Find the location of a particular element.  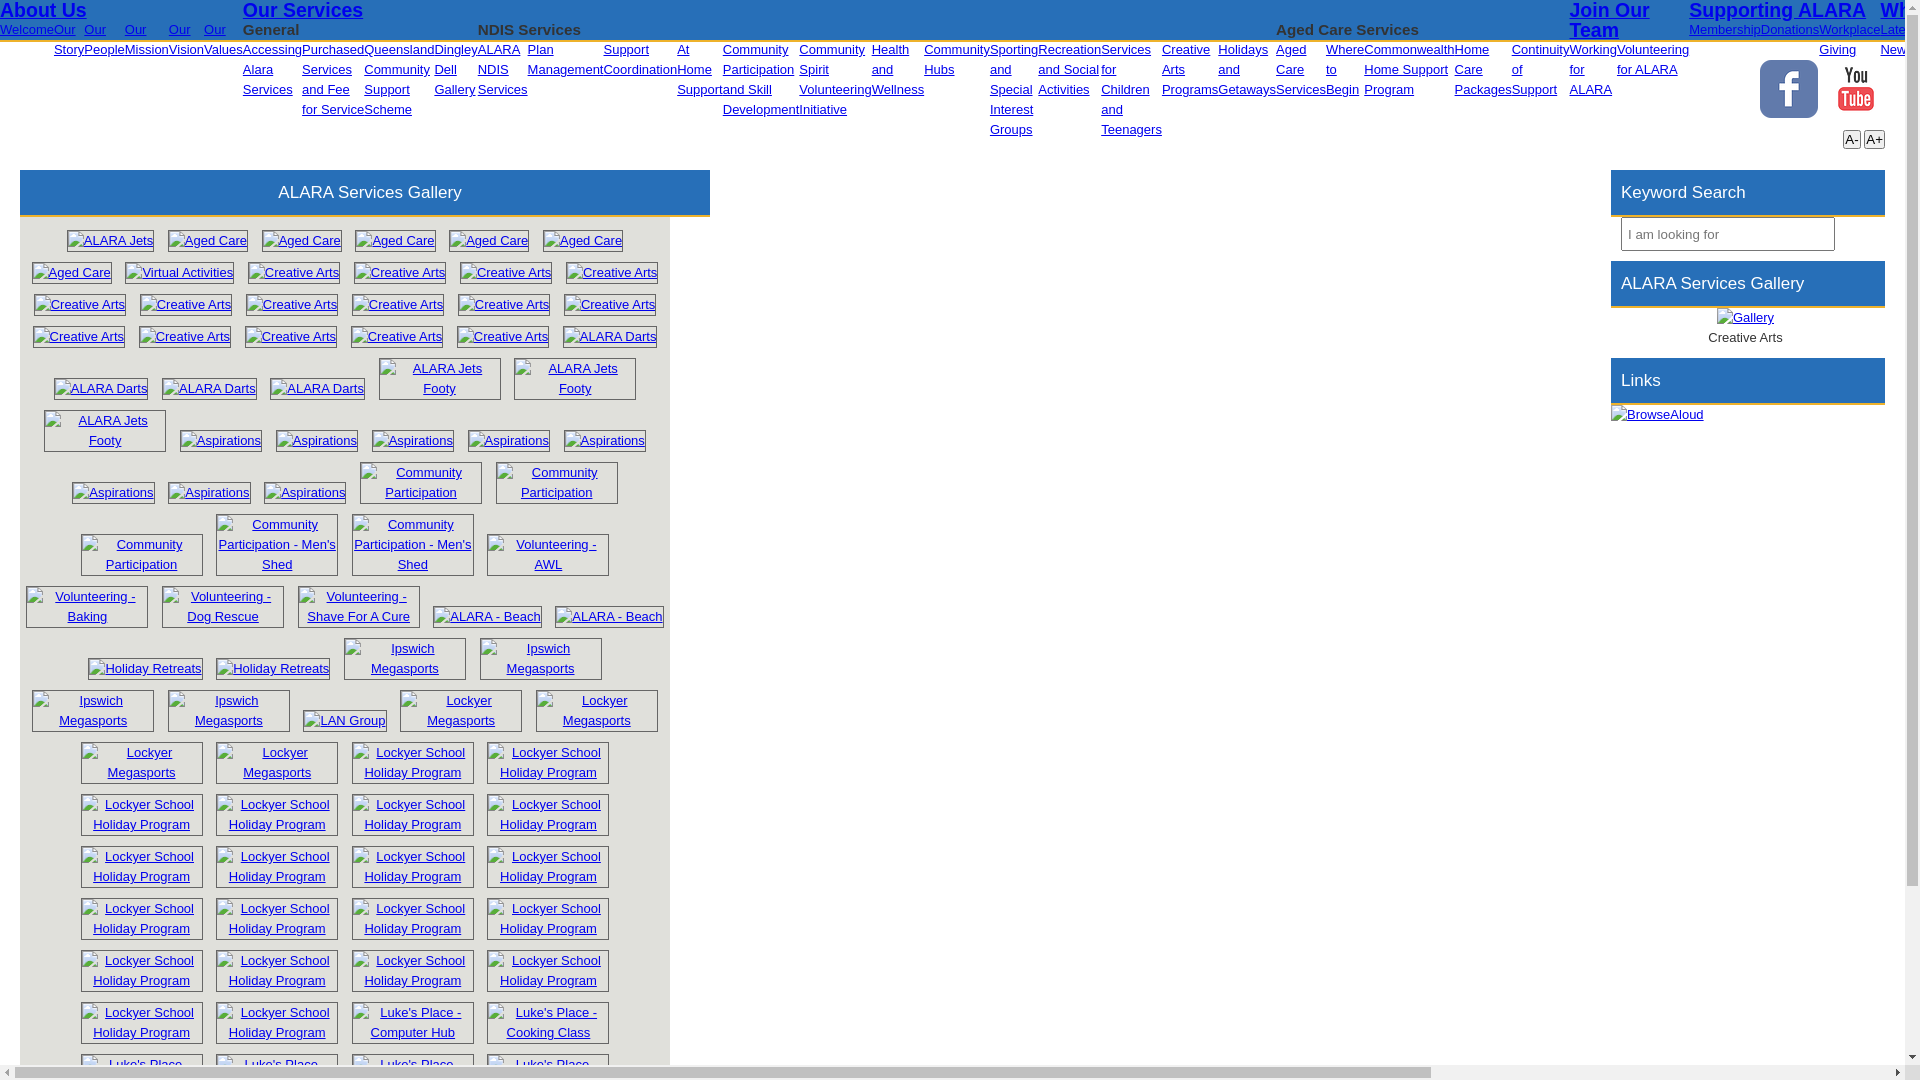

'Volunteering - Dog Rescue' is located at coordinates (222, 605).